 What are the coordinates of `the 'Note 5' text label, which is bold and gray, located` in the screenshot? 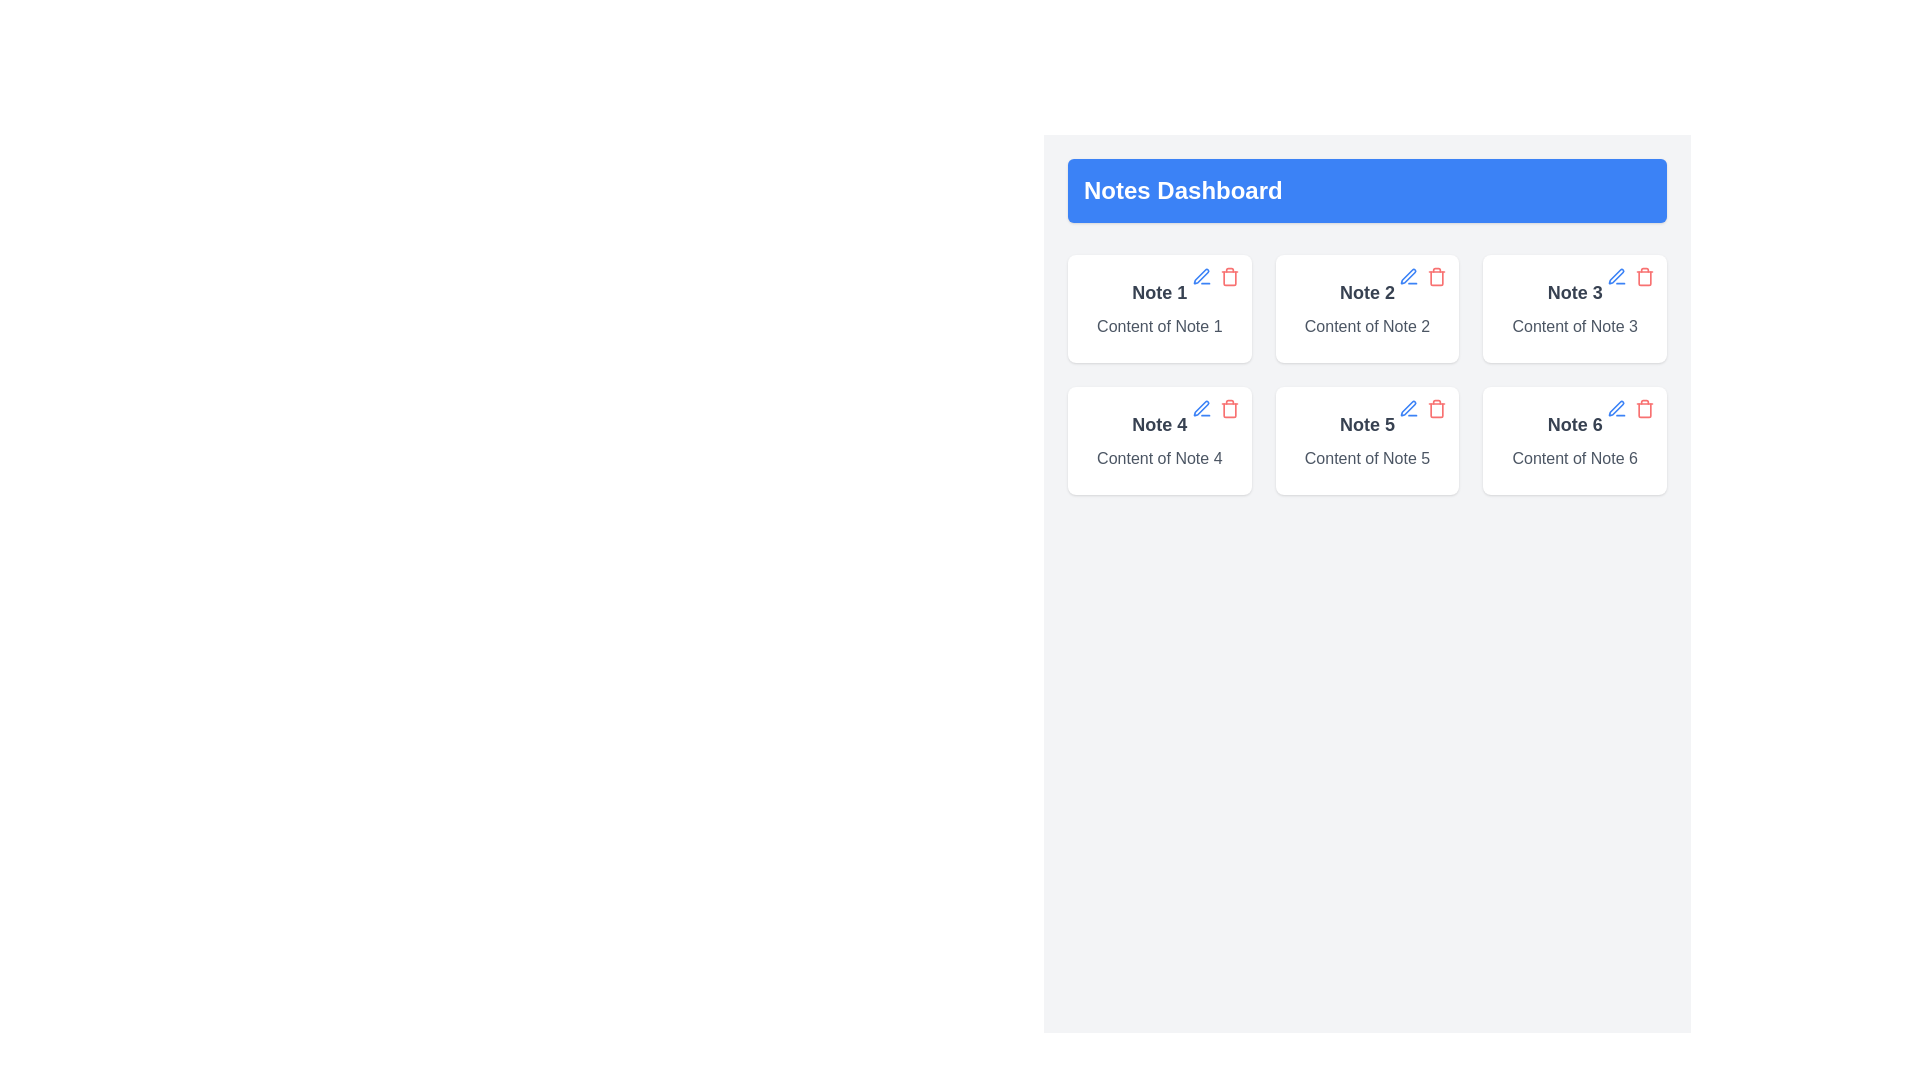 It's located at (1366, 423).